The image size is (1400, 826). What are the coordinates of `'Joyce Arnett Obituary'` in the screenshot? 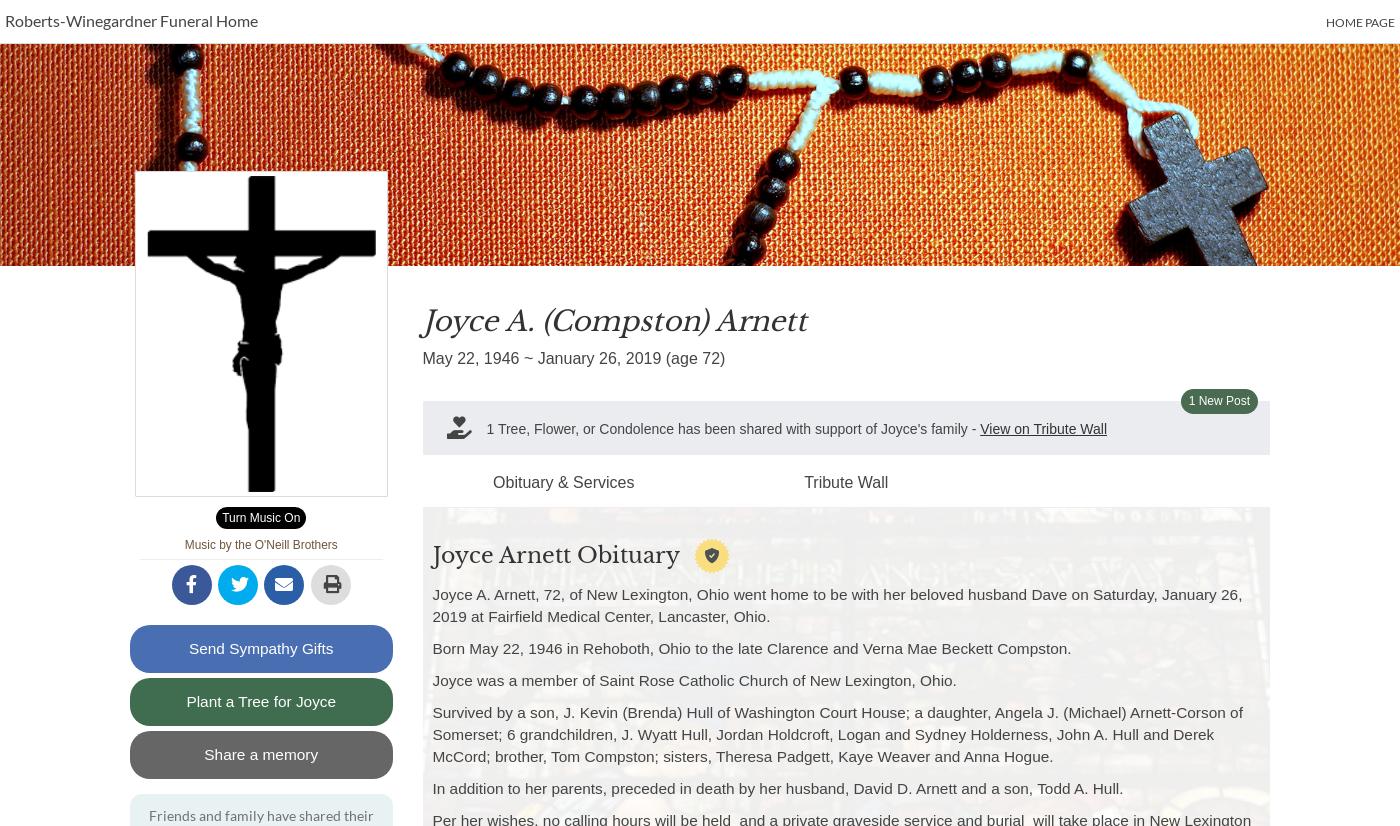 It's located at (555, 554).